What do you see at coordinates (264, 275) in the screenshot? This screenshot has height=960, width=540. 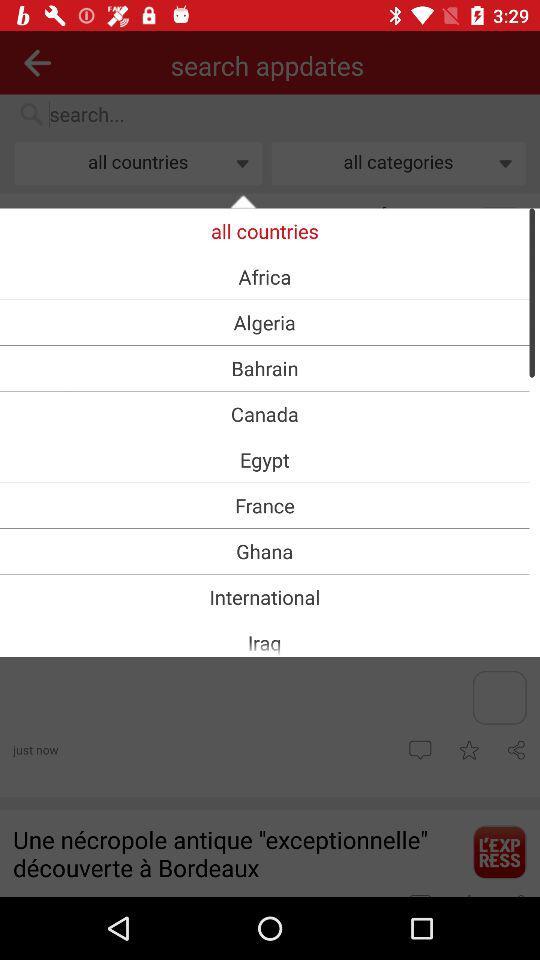 I see `africa item` at bounding box center [264, 275].